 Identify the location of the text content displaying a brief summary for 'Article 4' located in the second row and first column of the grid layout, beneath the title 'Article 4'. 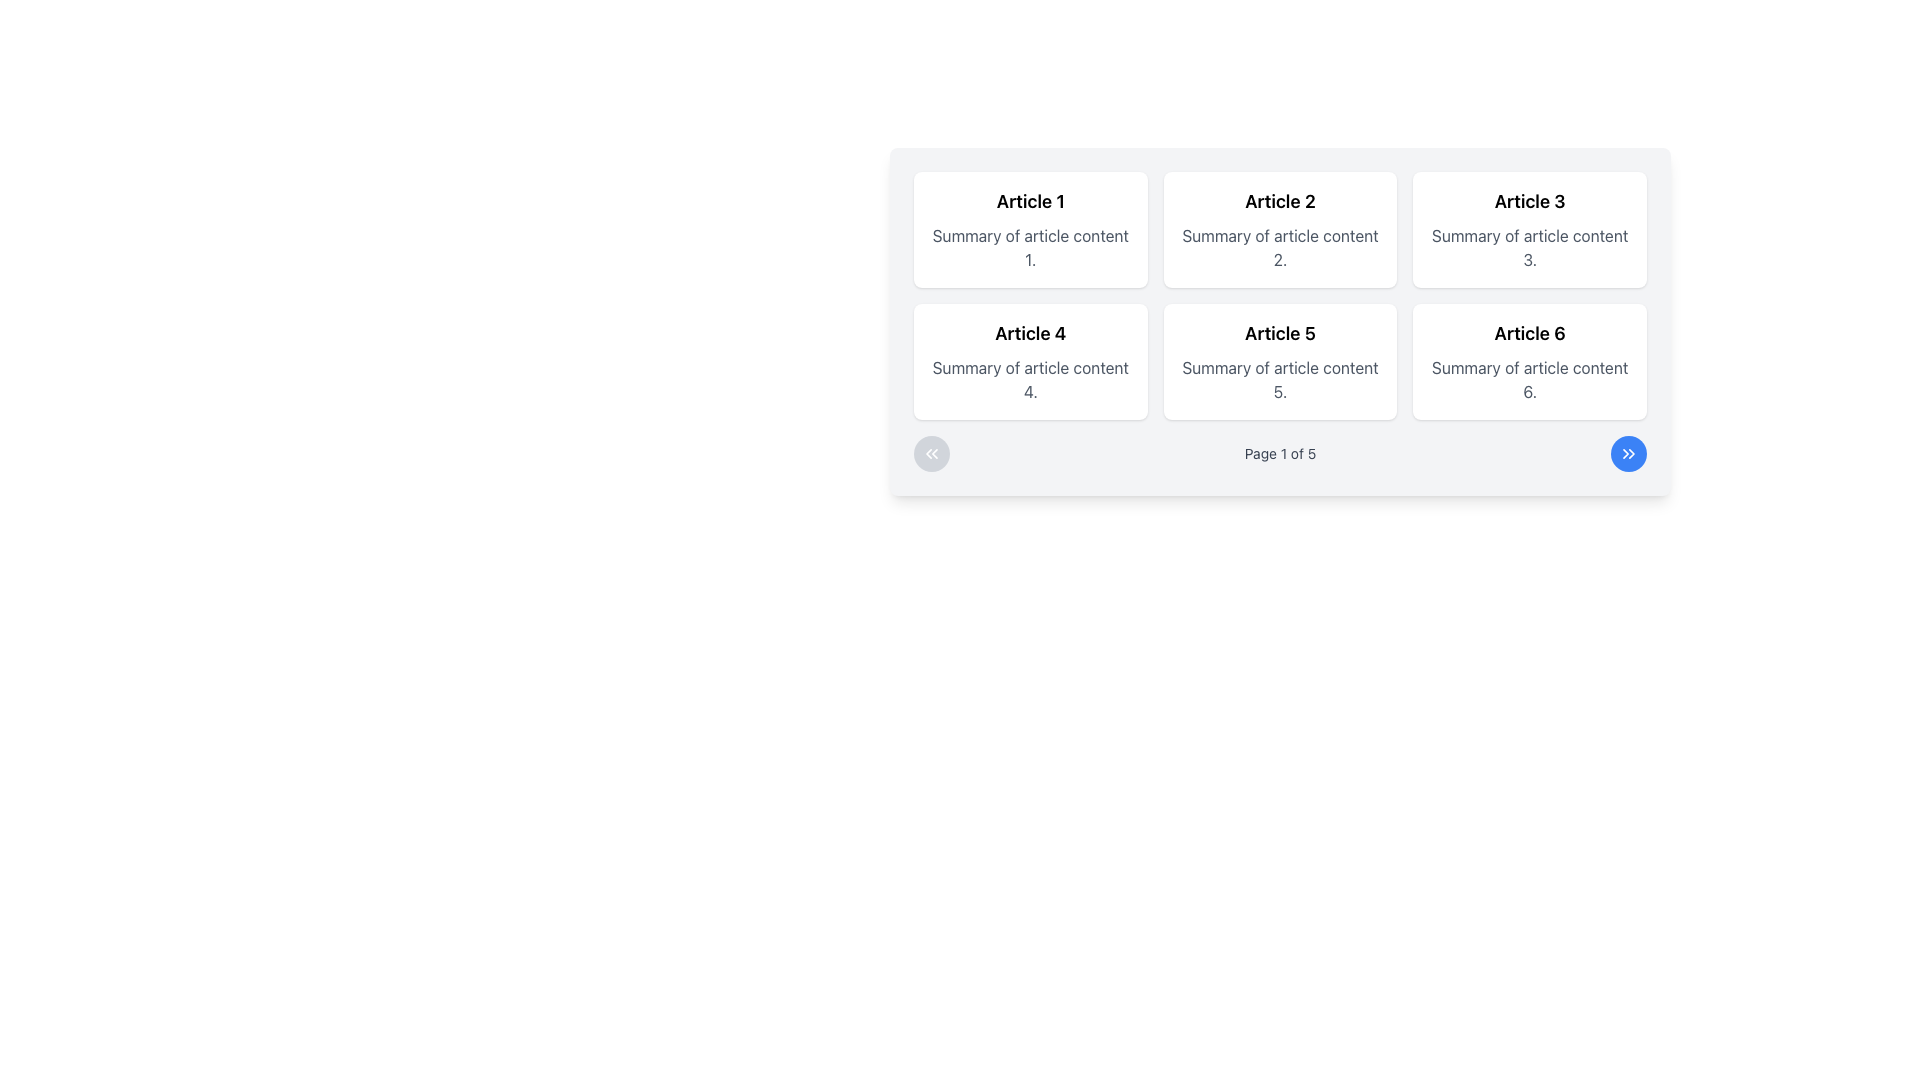
(1030, 380).